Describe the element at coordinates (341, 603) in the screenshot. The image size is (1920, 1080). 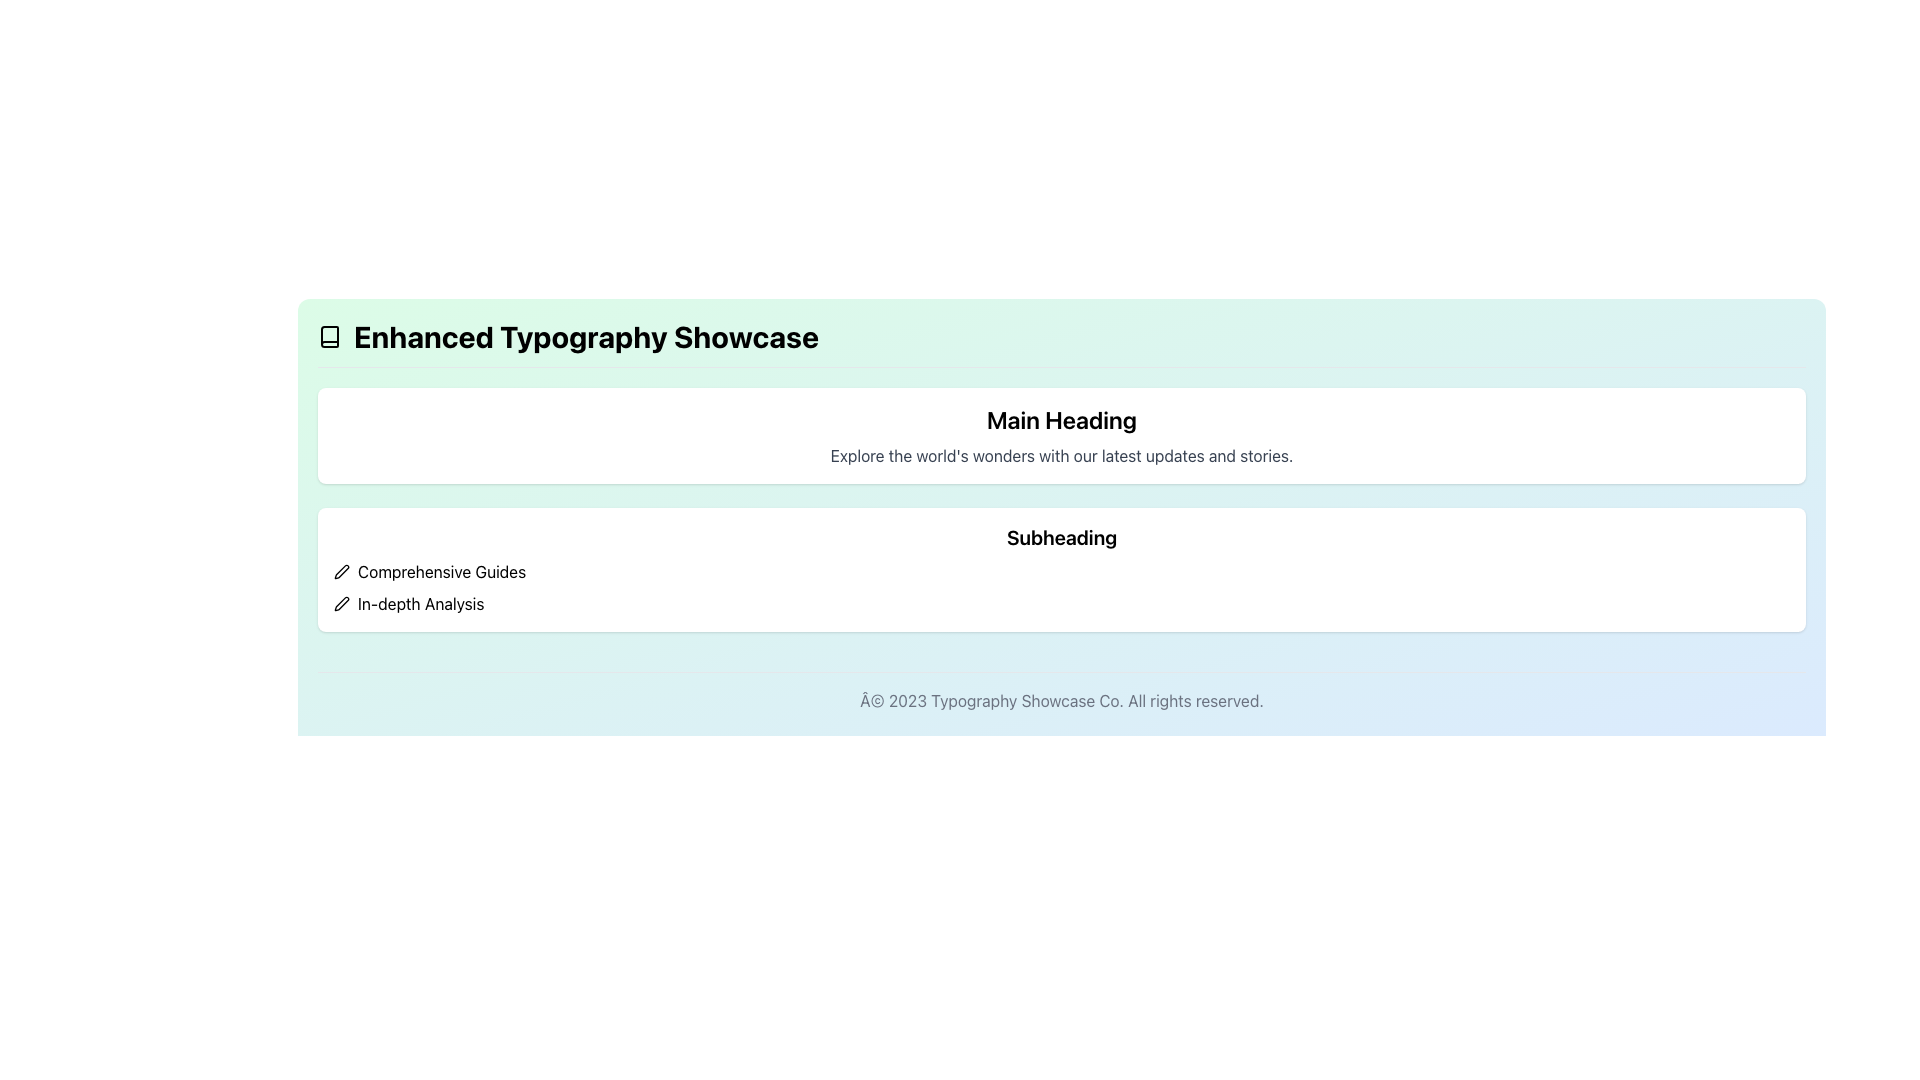
I see `the small black stylized pen icon located to the left of the text 'Comprehensive Guides'` at that location.